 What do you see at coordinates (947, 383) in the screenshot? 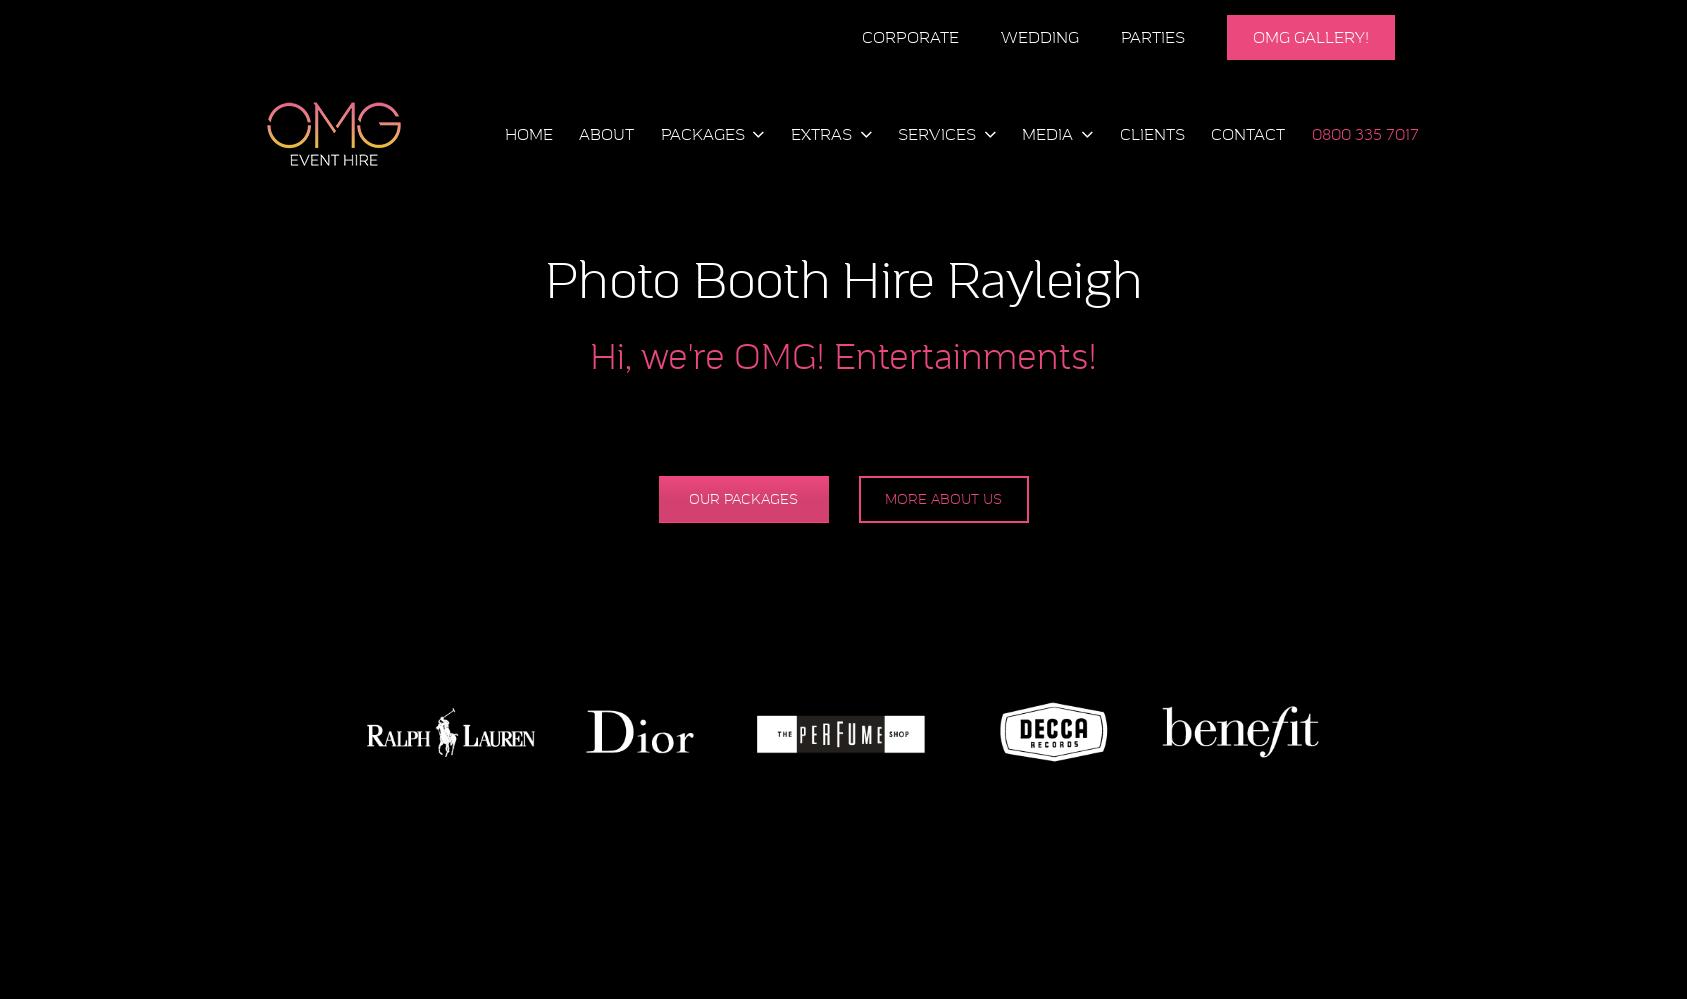
I see `'Send now!'` at bounding box center [947, 383].